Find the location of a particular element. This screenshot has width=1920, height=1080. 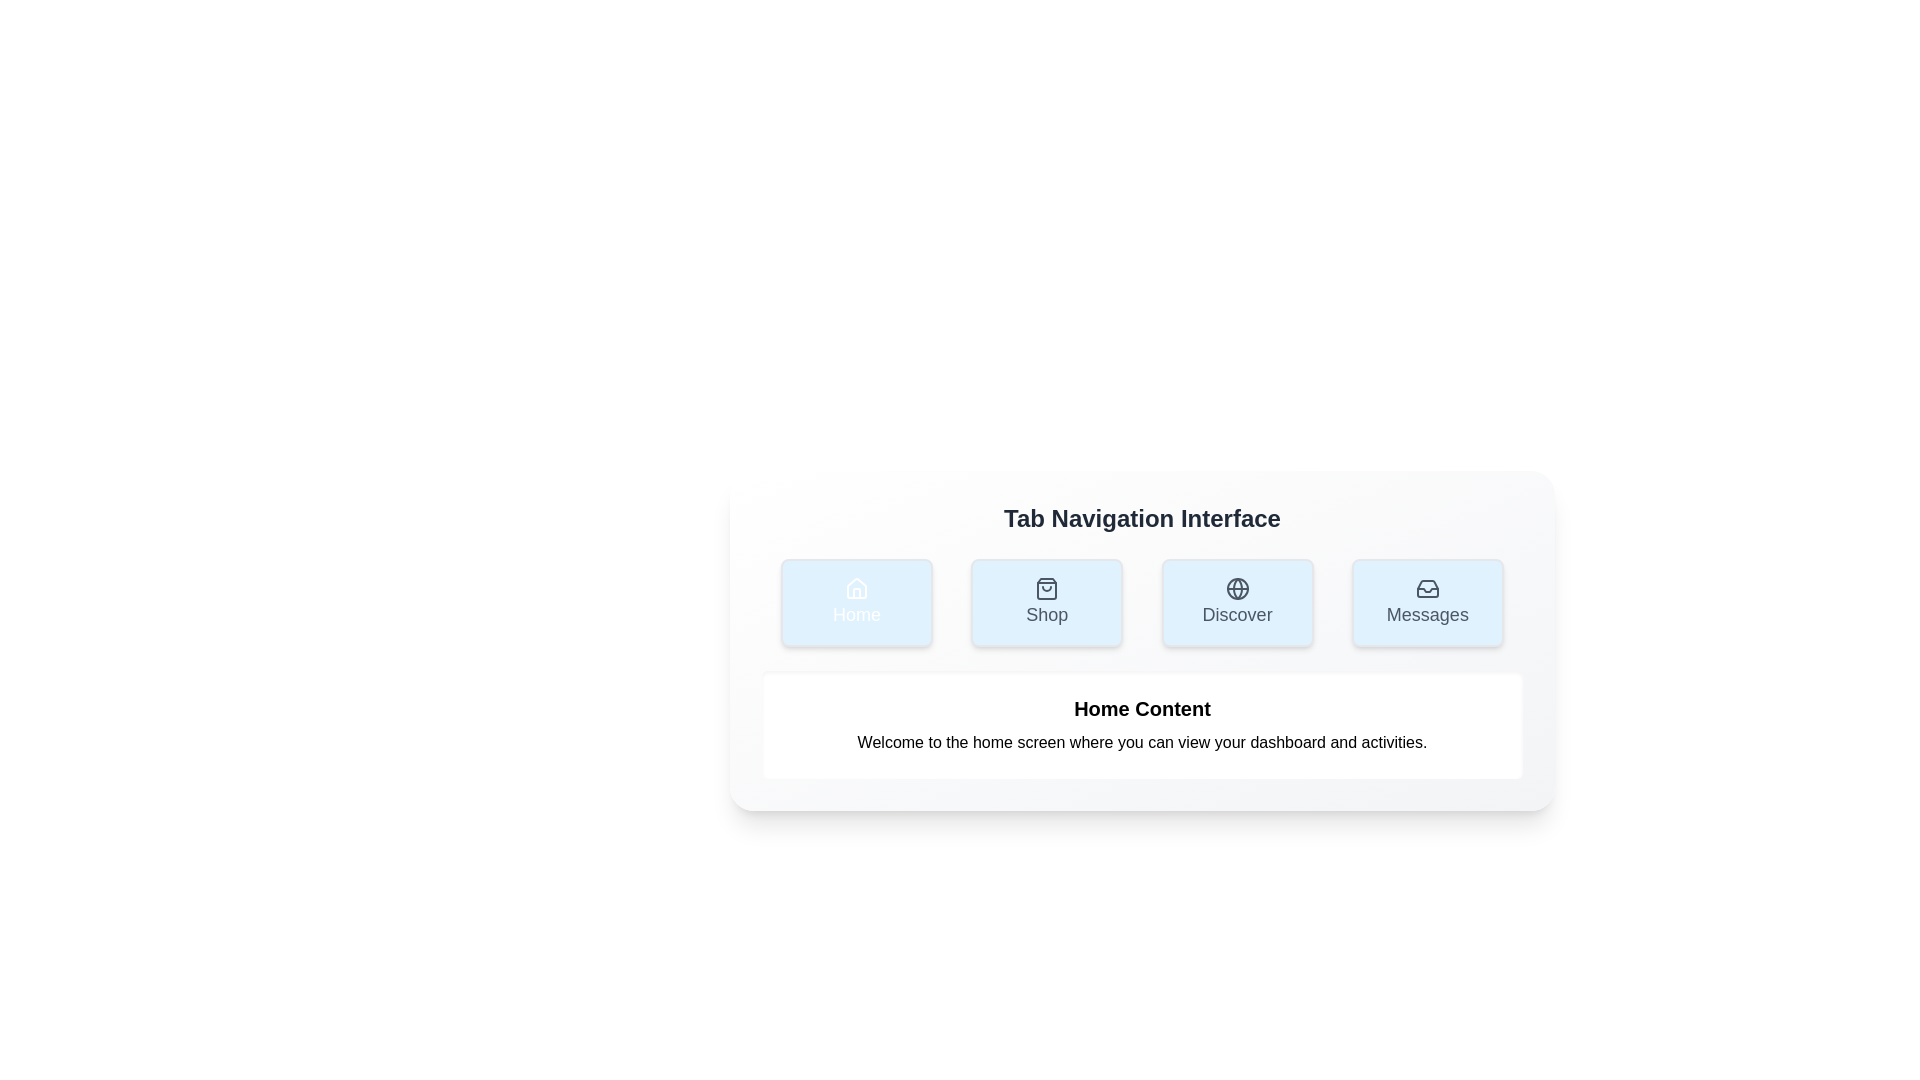

the 'Discover' icon located in the horizontal navigation bar is located at coordinates (1236, 588).